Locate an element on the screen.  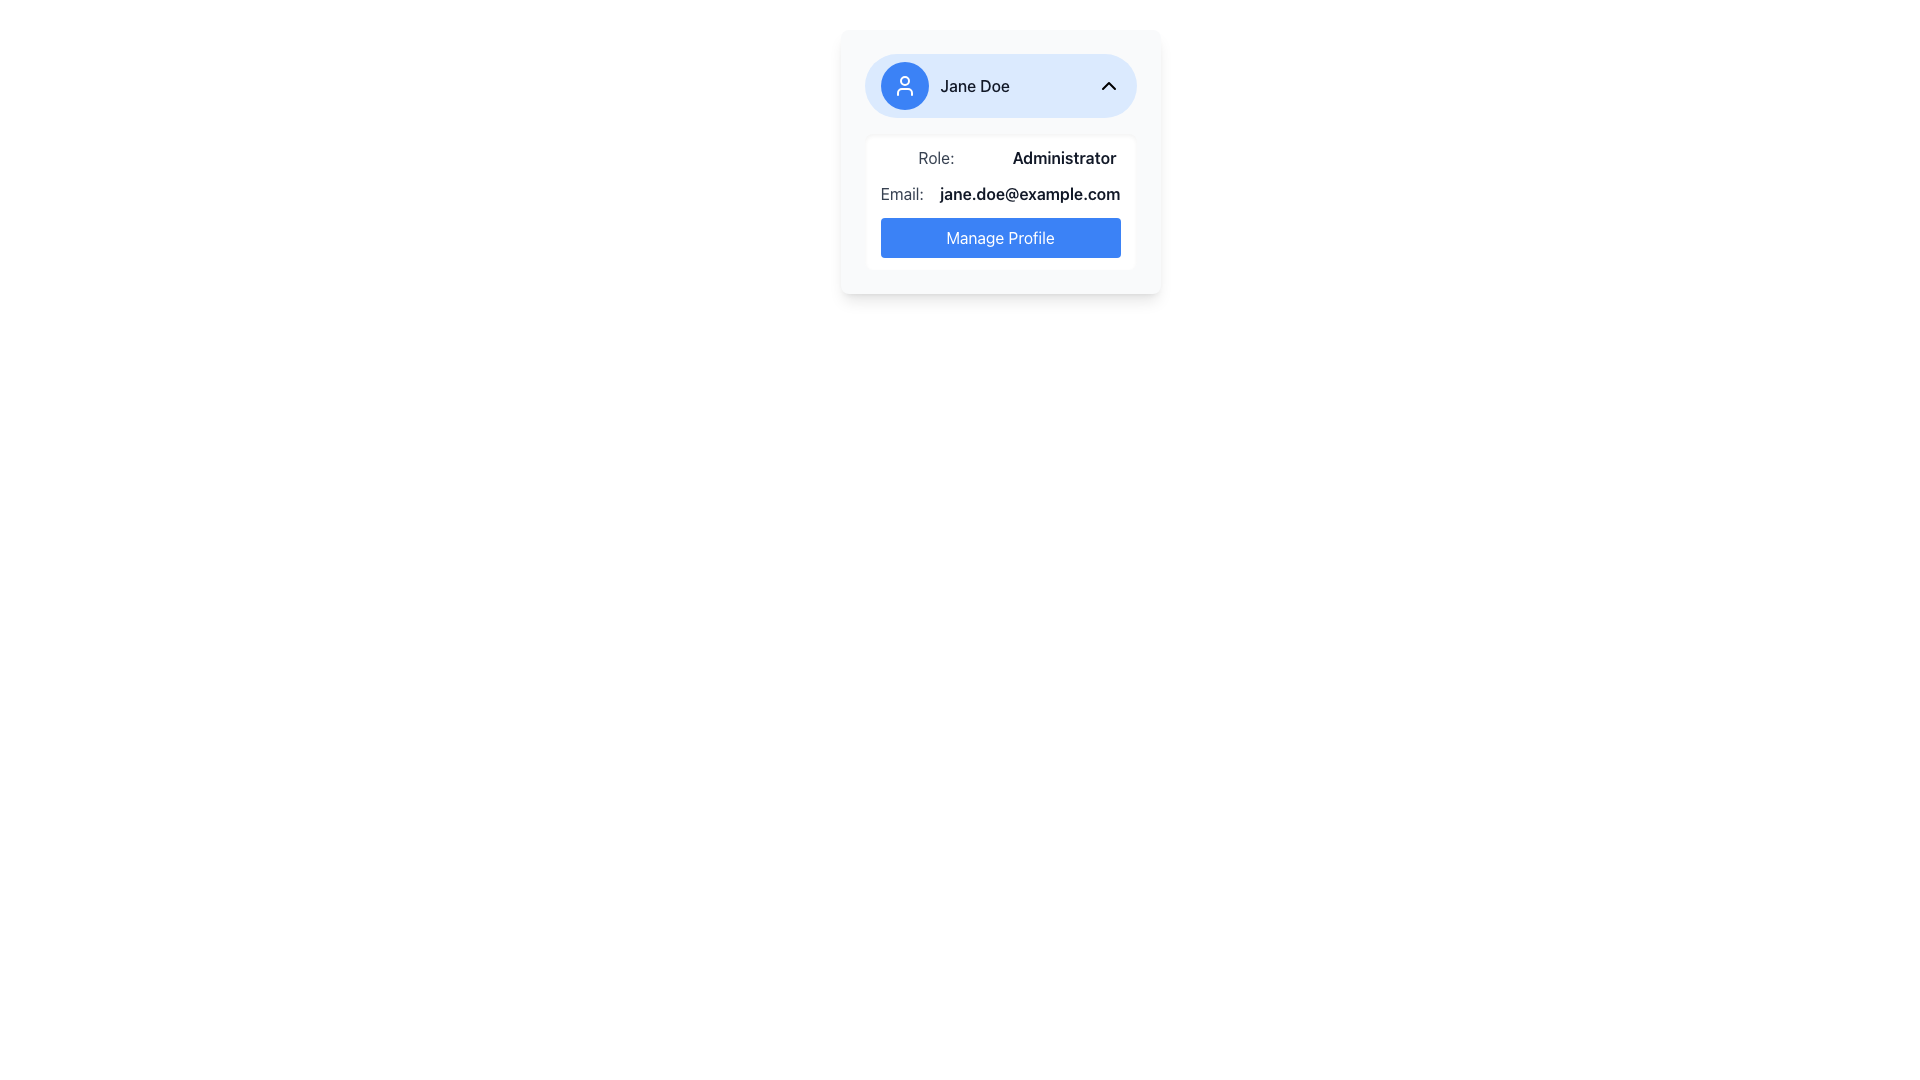
the static informational text displaying the user's email address, which is positioned below the role indication and above the 'Manage Profile' button is located at coordinates (1000, 193).